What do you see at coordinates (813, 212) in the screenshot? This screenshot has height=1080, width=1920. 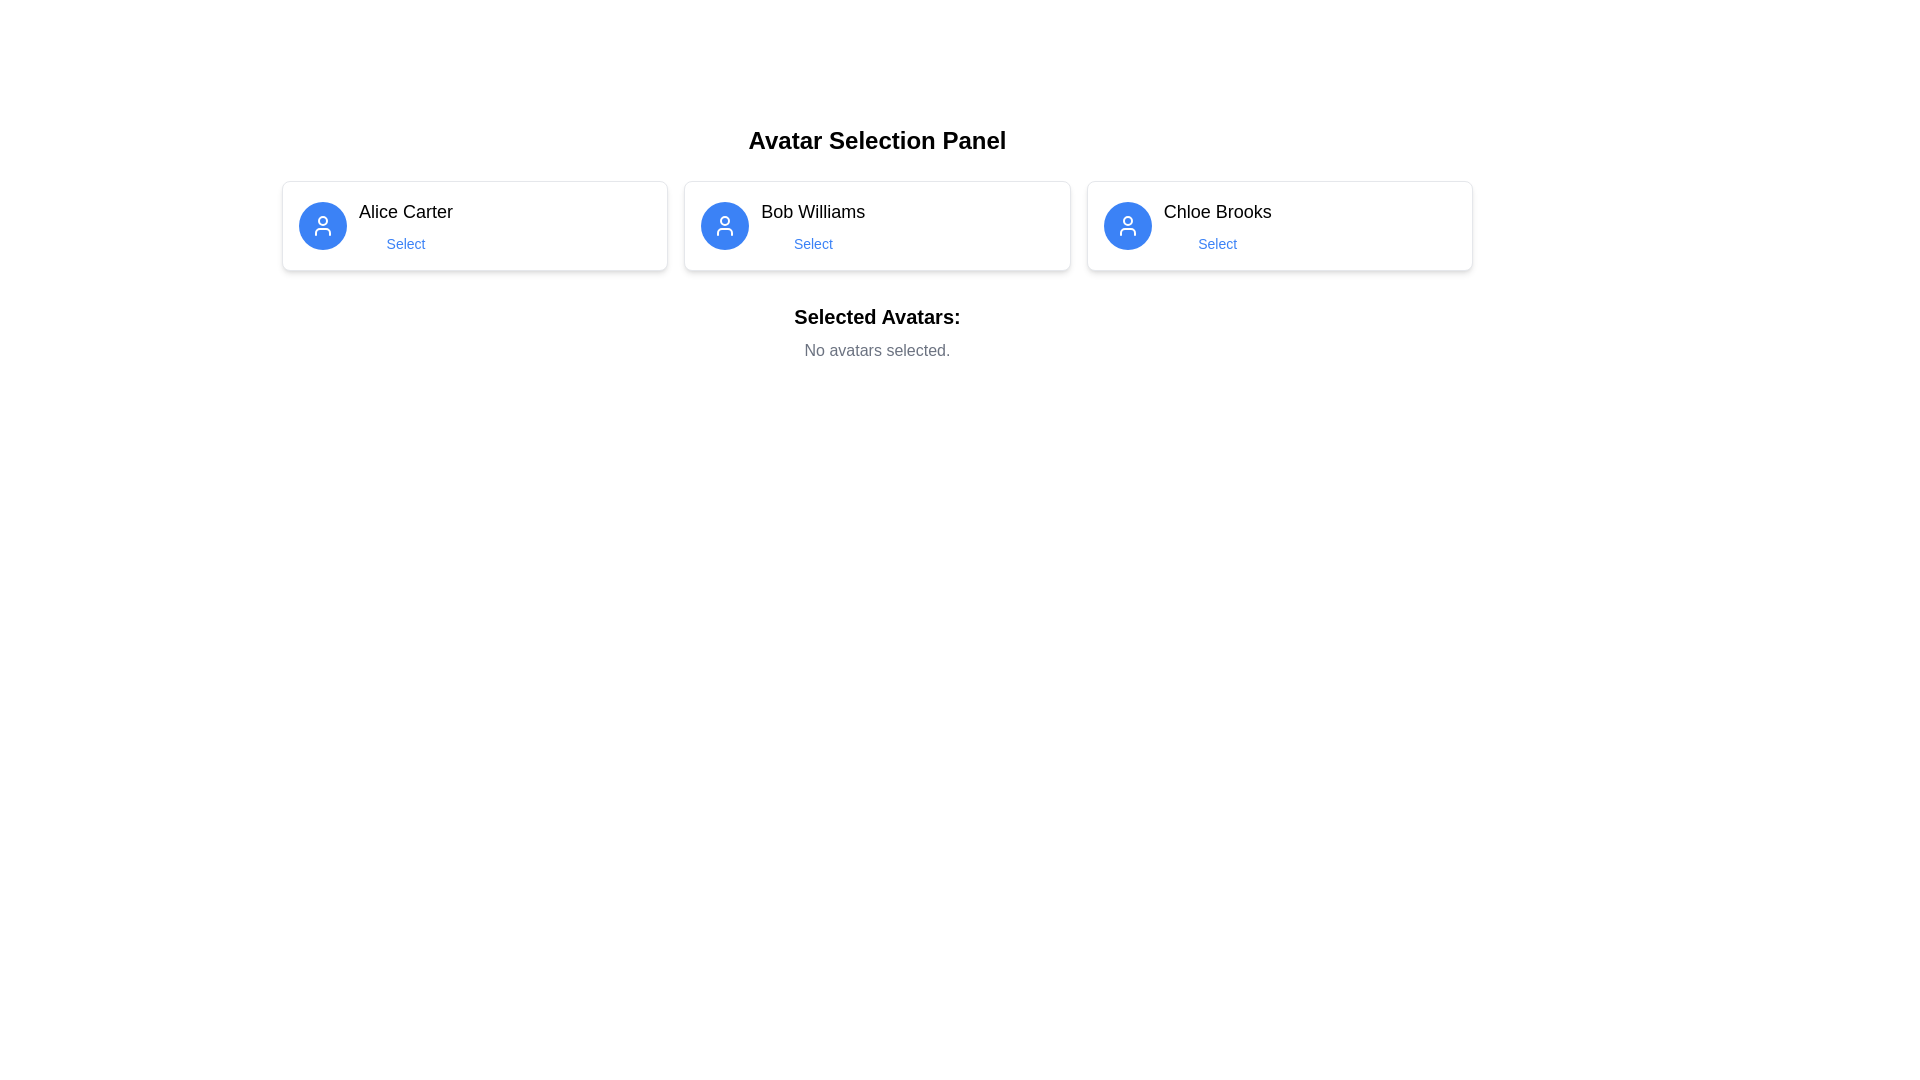 I see `text content of the text label displaying 'Bob Williams', which is positioned above the blue 'Select' button in the user card labeled 'Bob Williams'` at bounding box center [813, 212].